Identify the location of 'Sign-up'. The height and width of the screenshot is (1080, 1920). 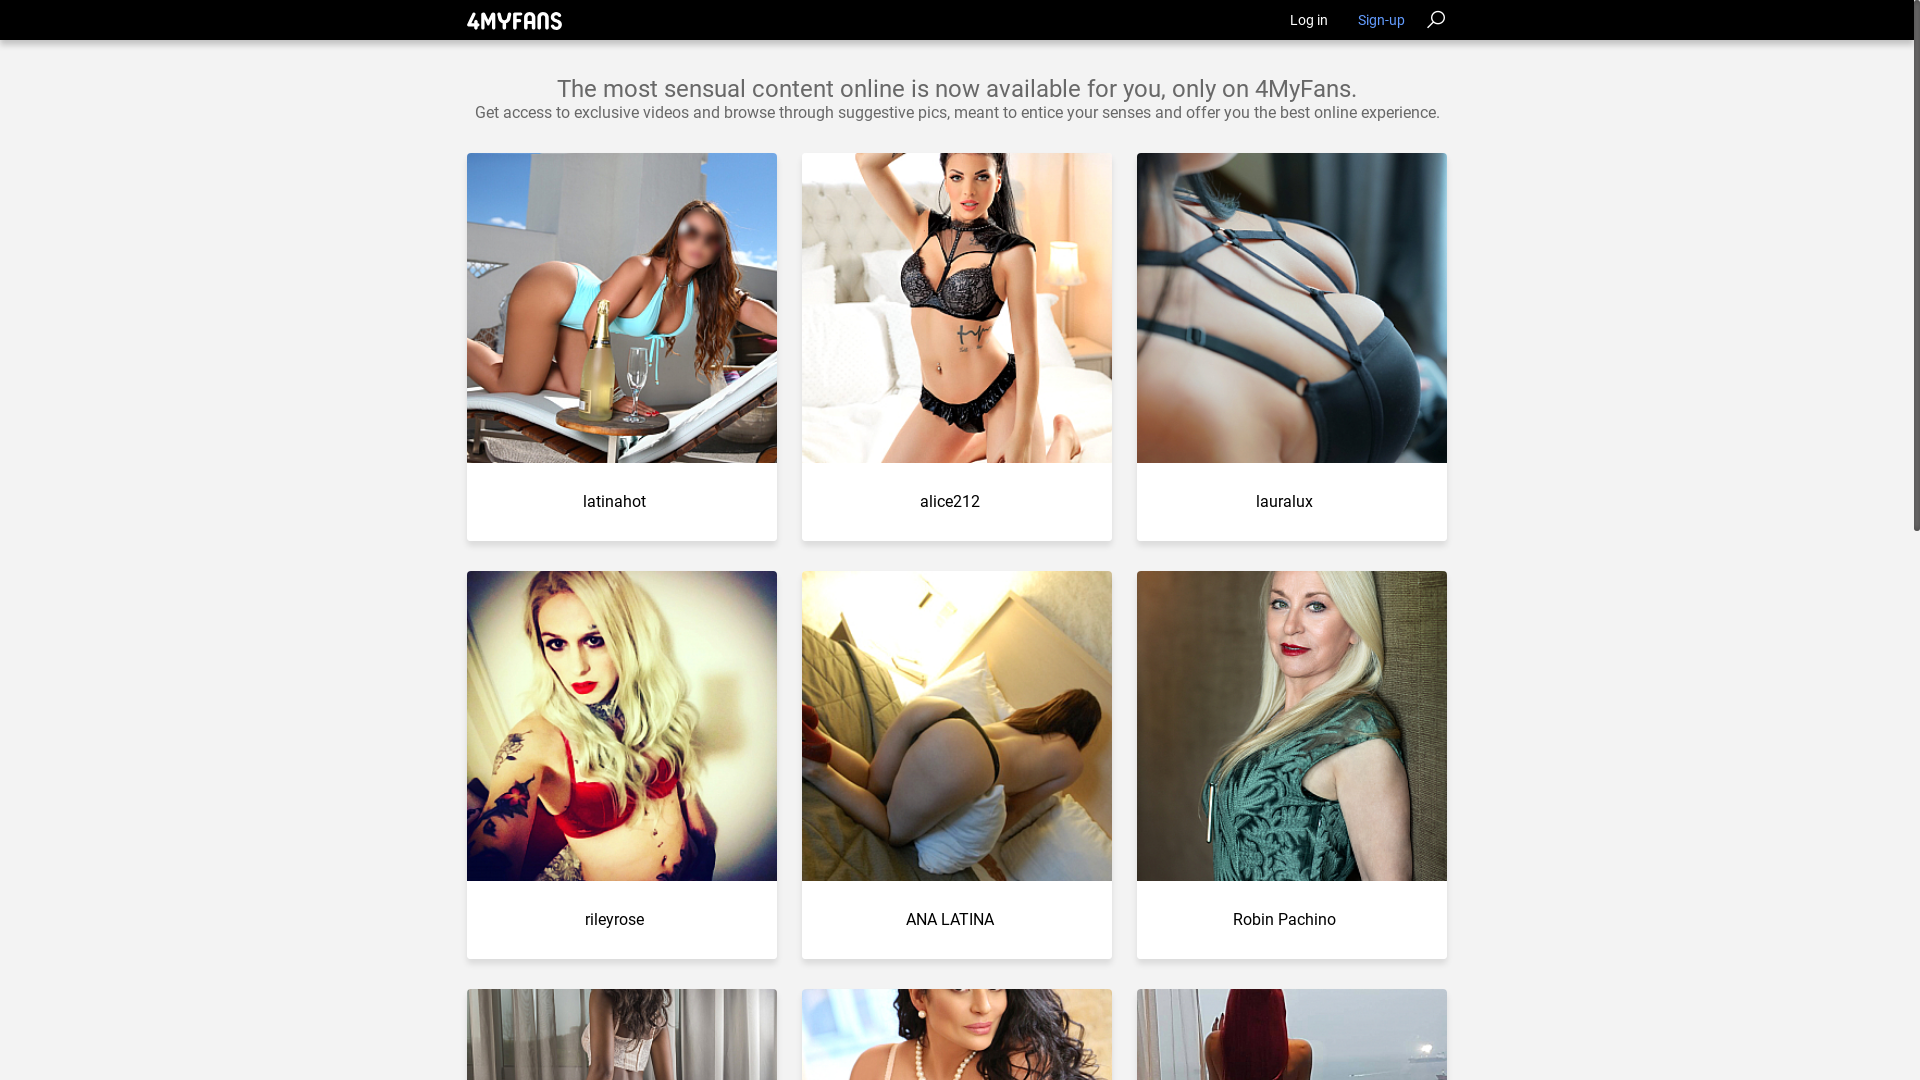
(1380, 19).